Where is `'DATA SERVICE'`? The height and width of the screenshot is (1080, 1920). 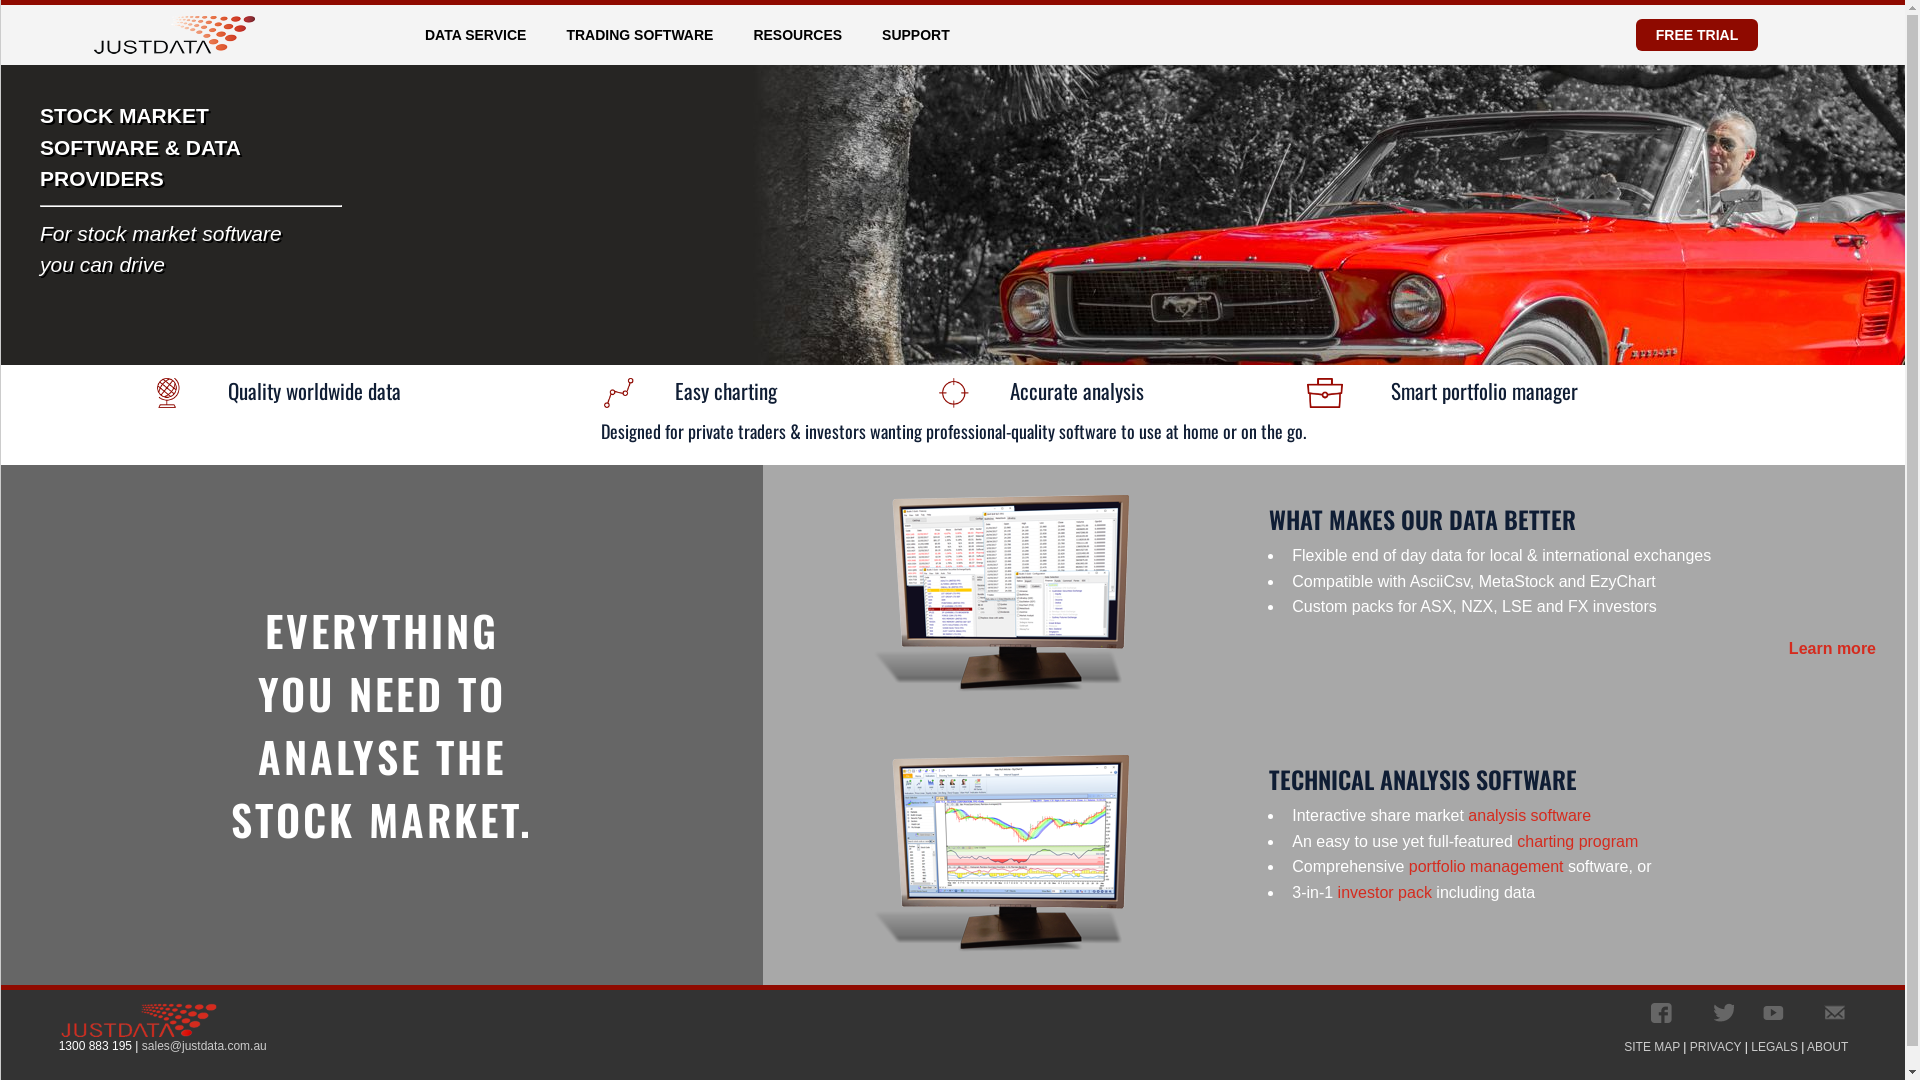 'DATA SERVICE' is located at coordinates (481, 34).